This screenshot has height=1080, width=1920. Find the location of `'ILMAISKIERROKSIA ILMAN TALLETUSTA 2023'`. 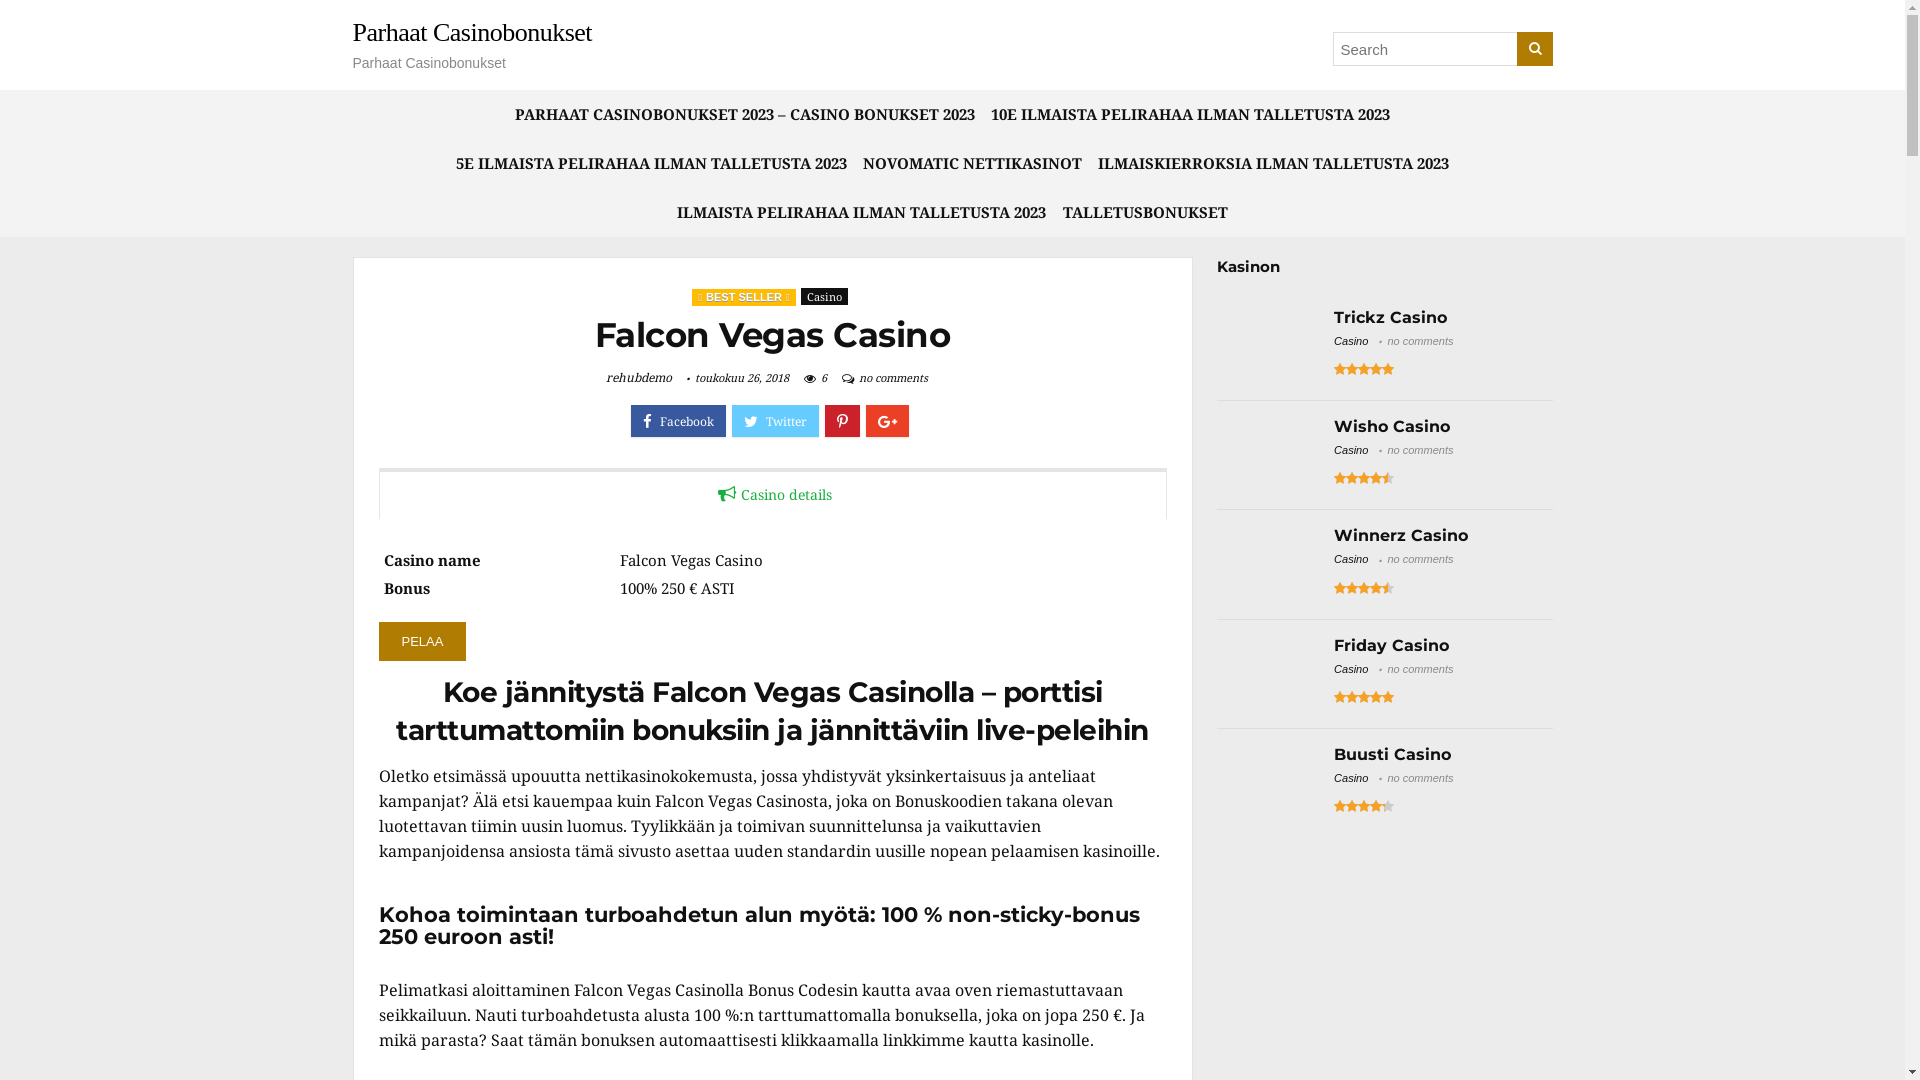

'ILMAISKIERROKSIA ILMAN TALLETUSTA 2023' is located at coordinates (1272, 162).